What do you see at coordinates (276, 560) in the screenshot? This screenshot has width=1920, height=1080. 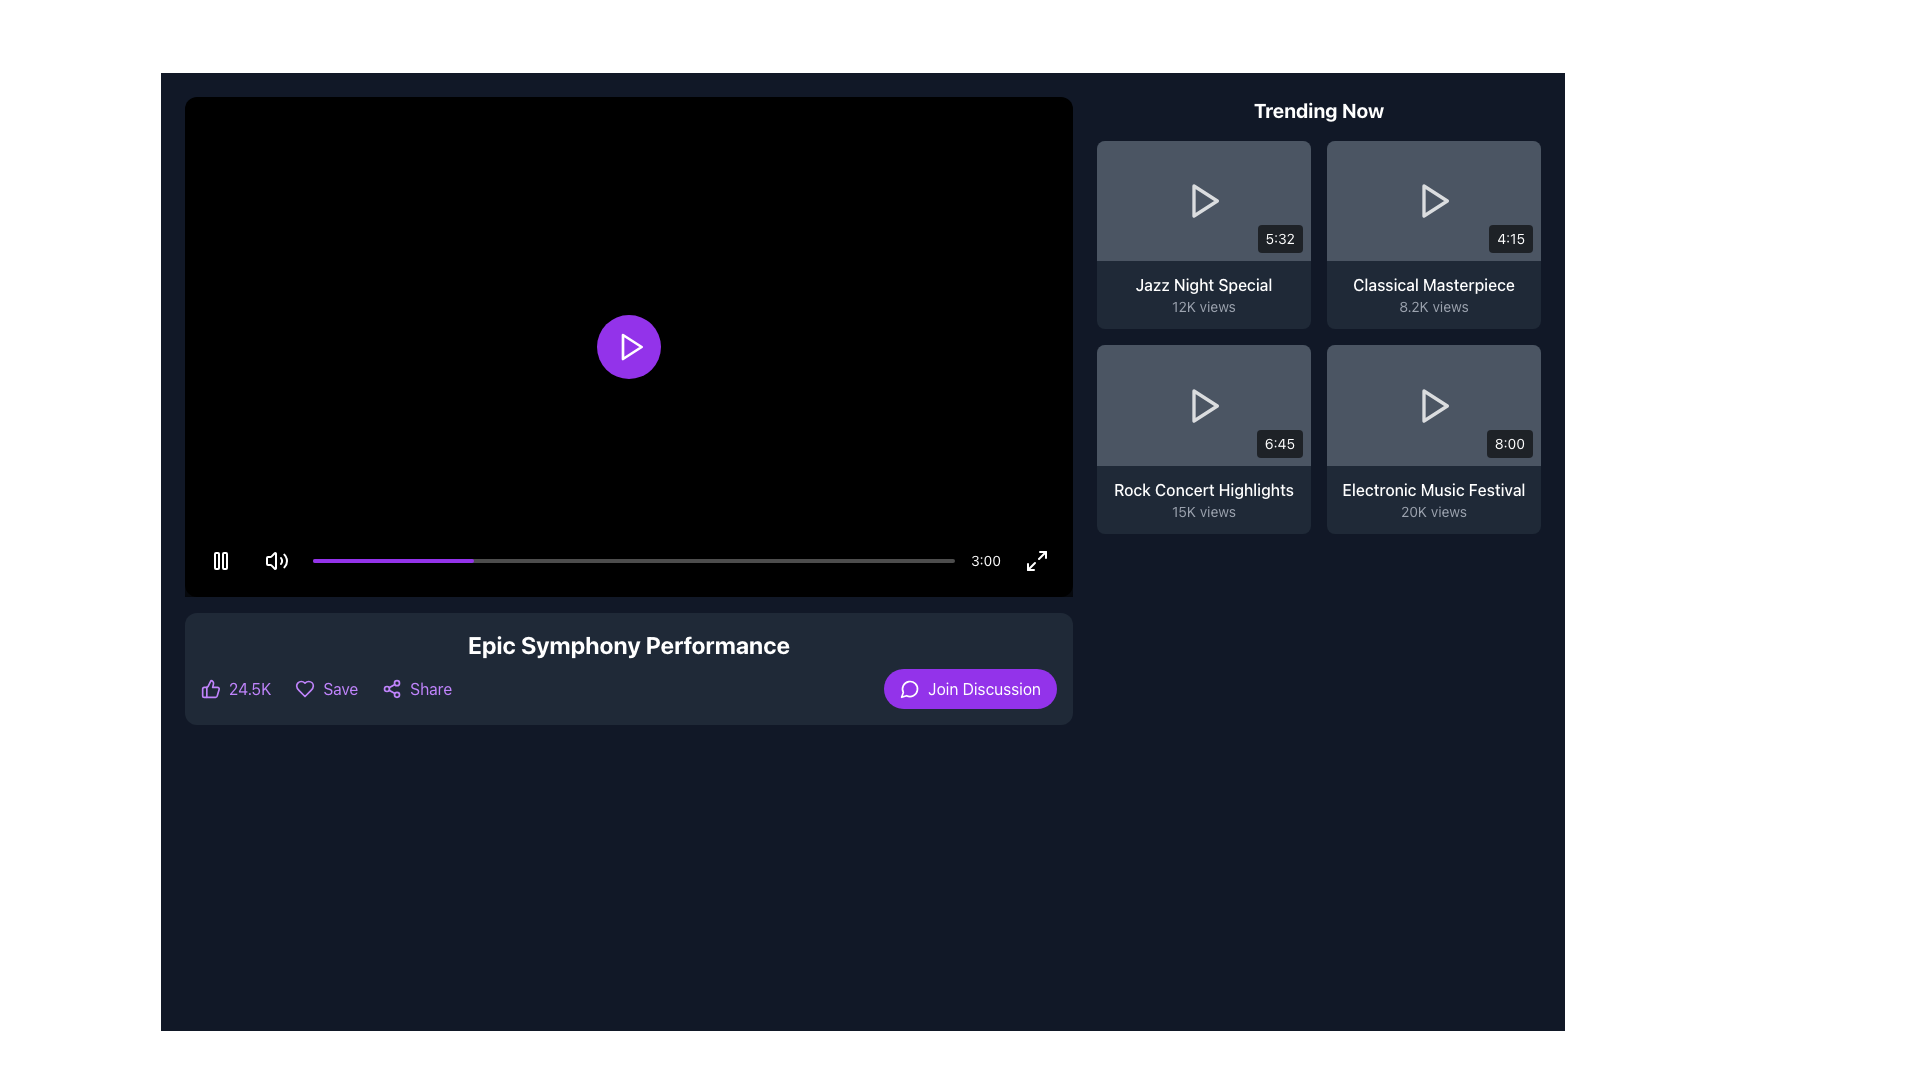 I see `the Mute/Unmute Button located in the bottom-left corner of the video playback area` at bounding box center [276, 560].